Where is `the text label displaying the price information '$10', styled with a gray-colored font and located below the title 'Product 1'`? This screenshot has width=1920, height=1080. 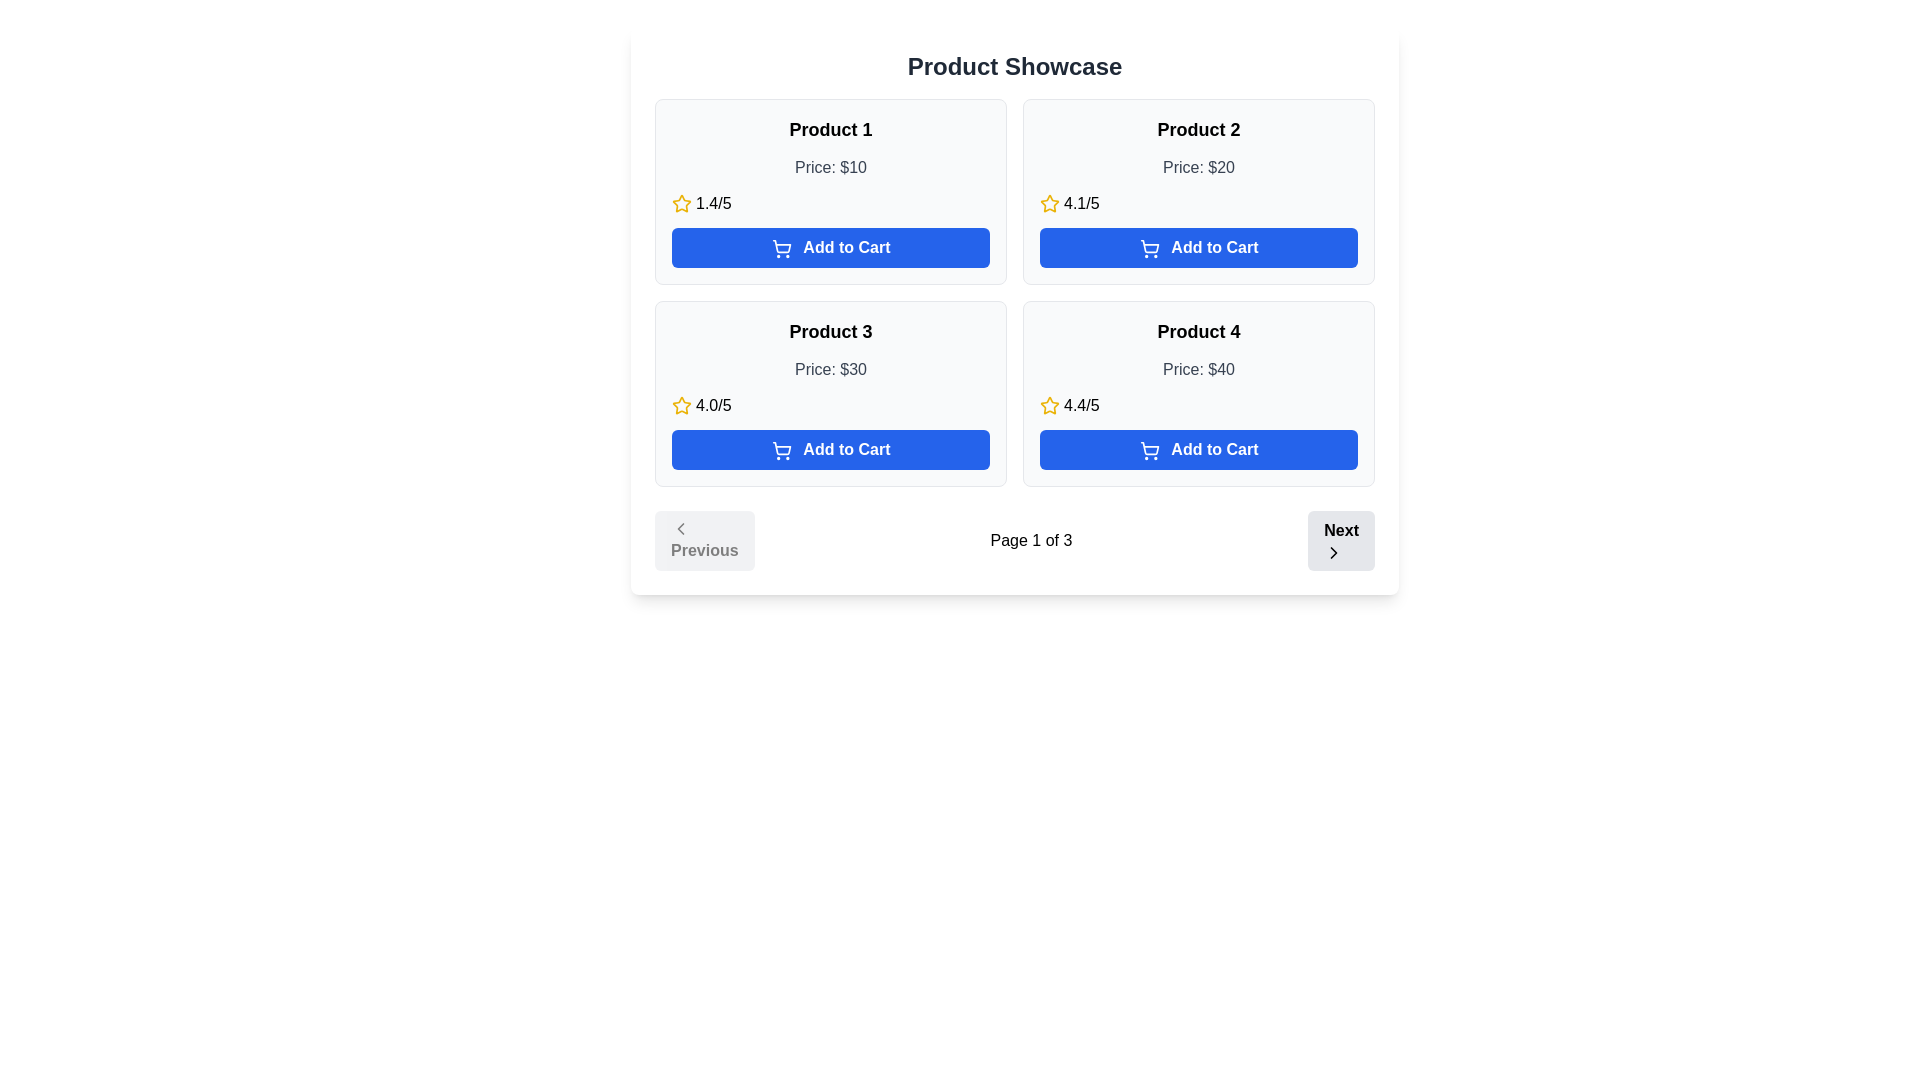 the text label displaying the price information '$10', styled with a gray-colored font and located below the title 'Product 1' is located at coordinates (830, 167).